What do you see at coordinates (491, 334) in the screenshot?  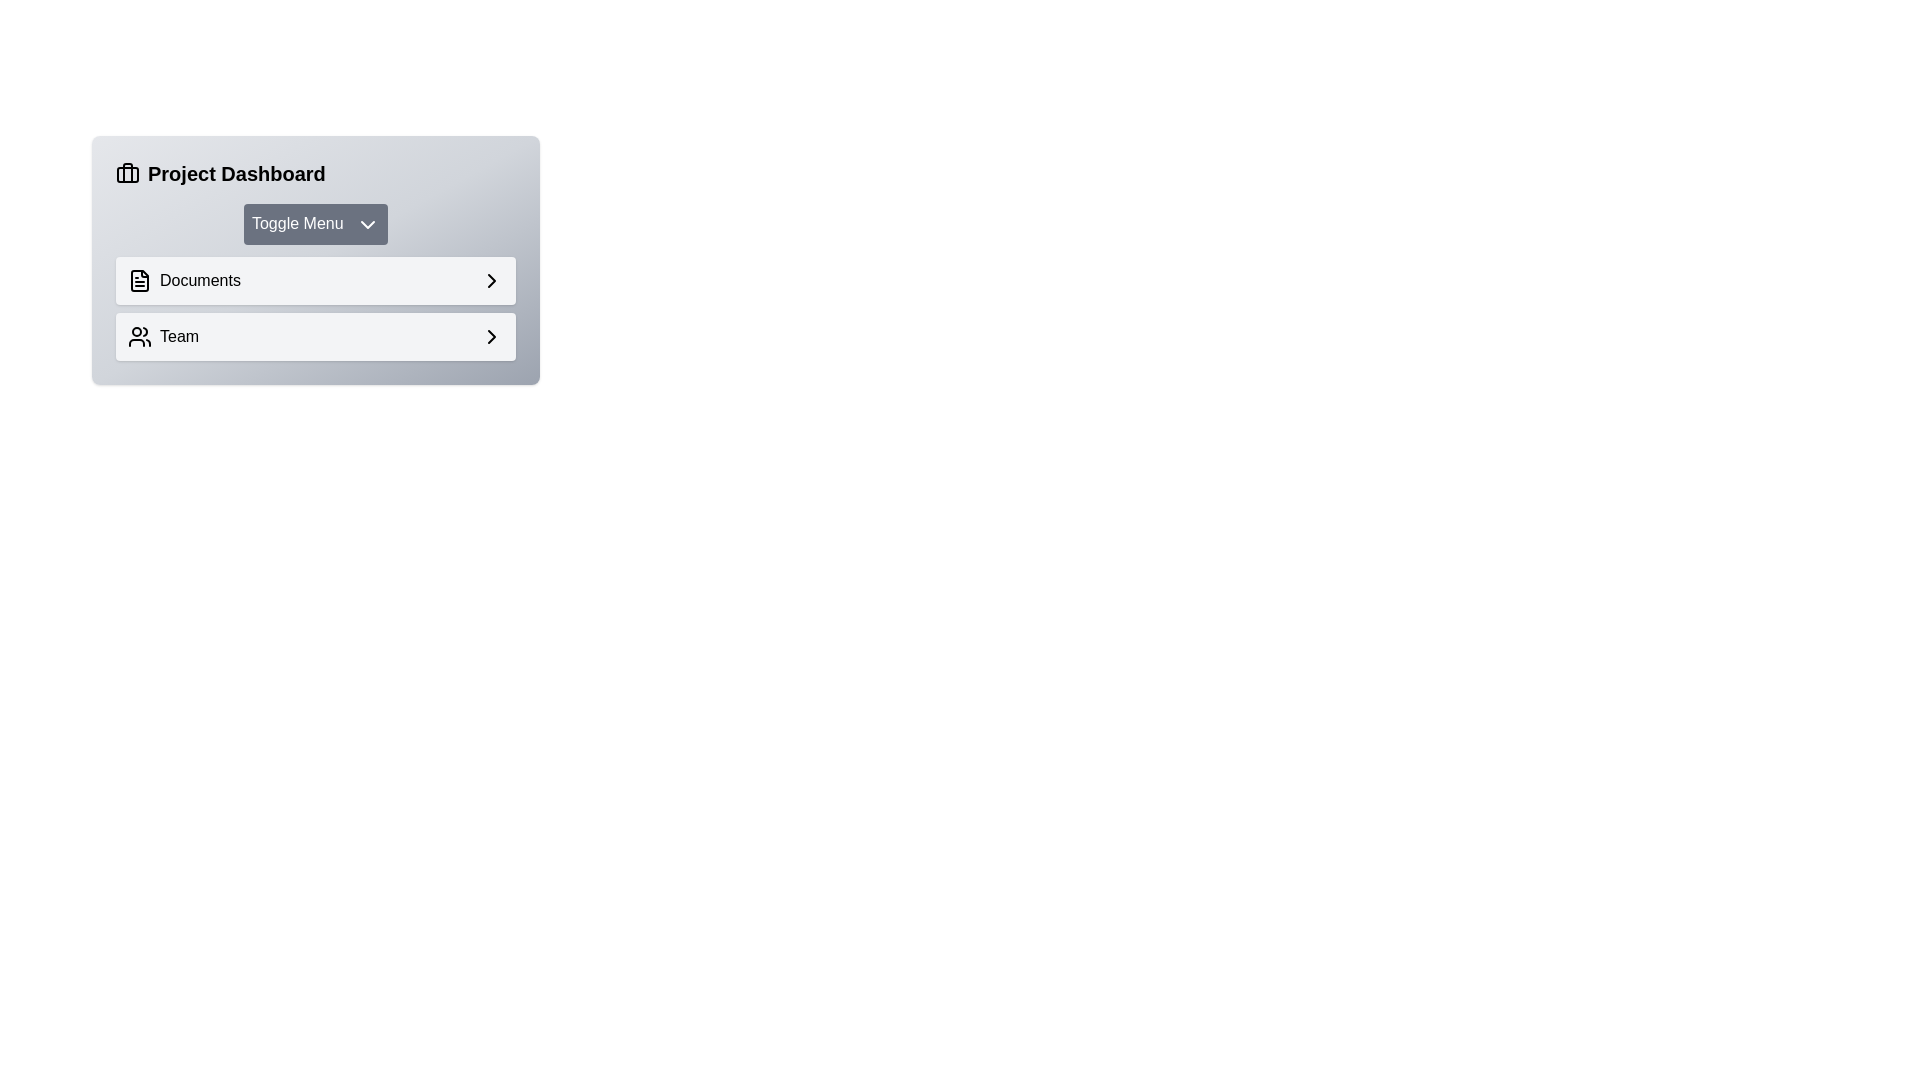 I see `the right-pointing chevron icon located to the right of the 'Team' text in the dashboard menu` at bounding box center [491, 334].